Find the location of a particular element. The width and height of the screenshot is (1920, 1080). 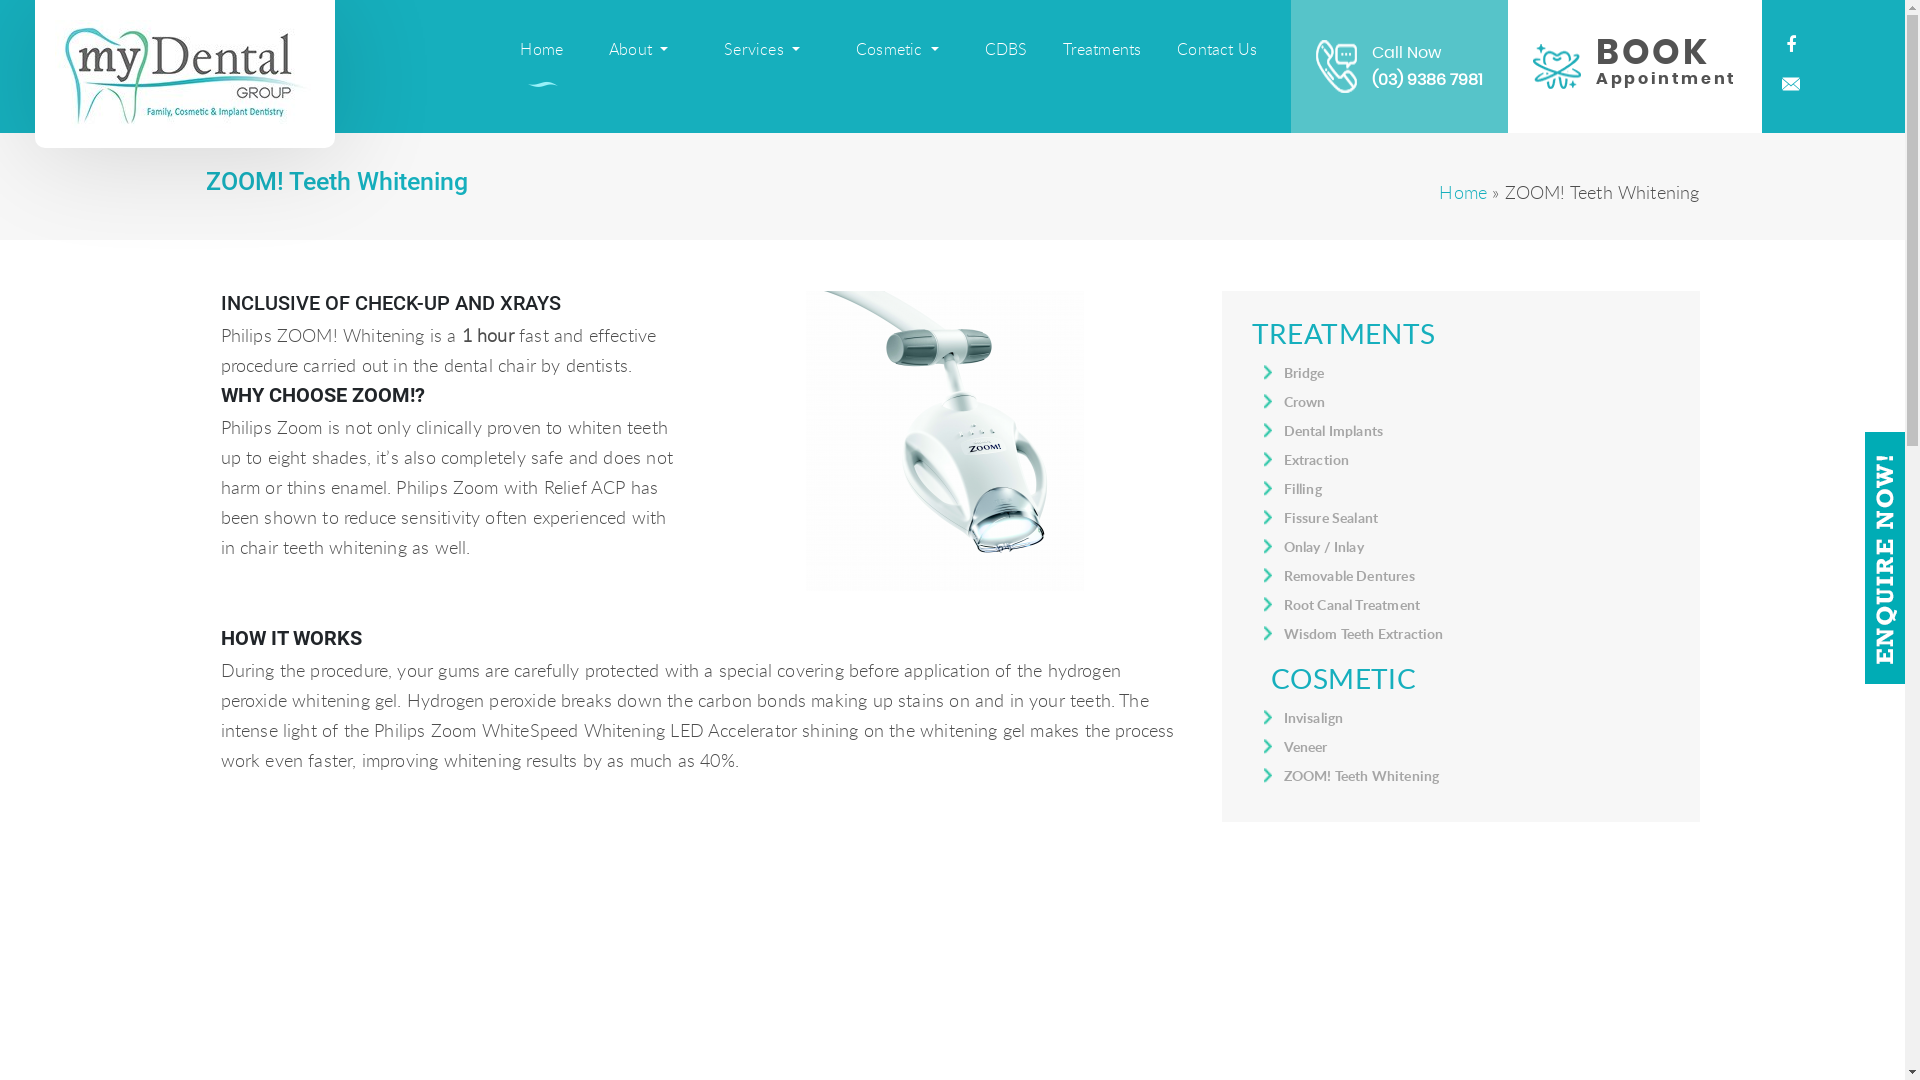

'facebook' is located at coordinates (1790, 45).